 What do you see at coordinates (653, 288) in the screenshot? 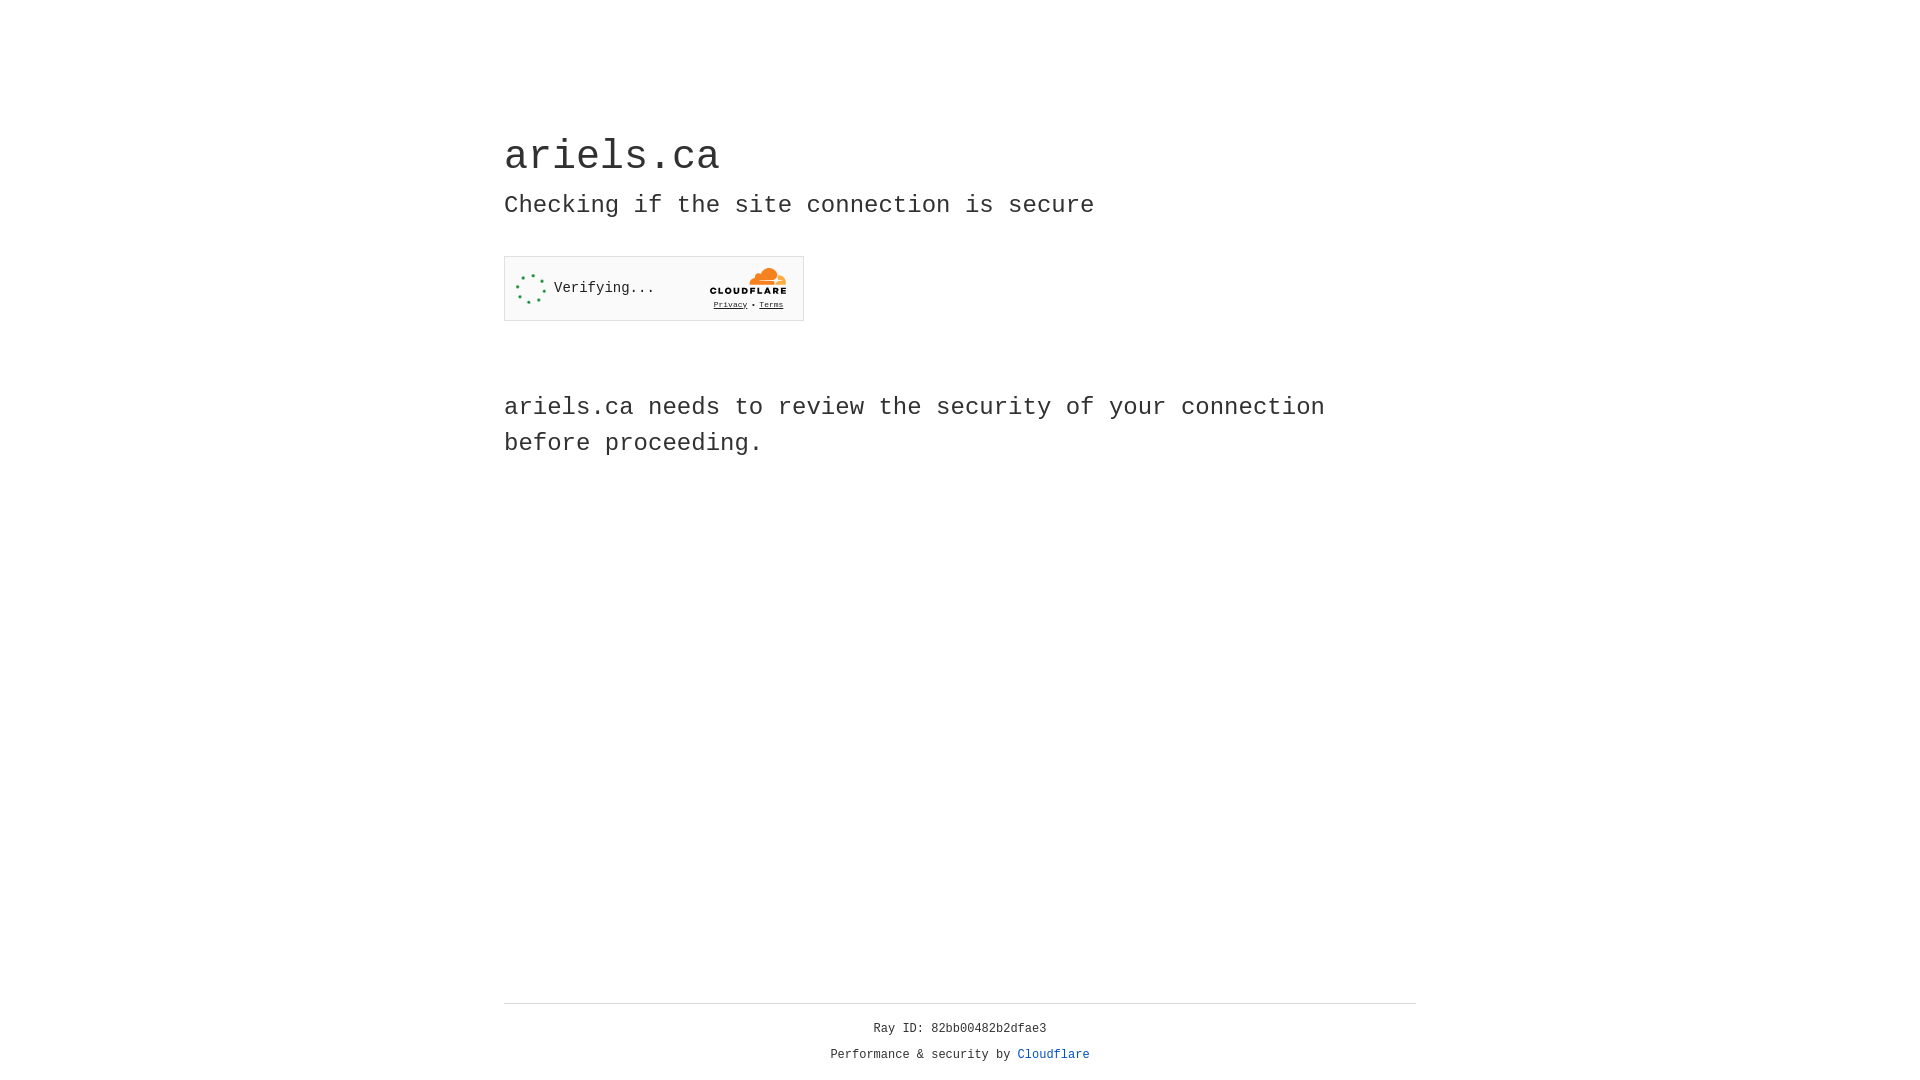
I see `'Widget containing a Cloudflare security challenge'` at bounding box center [653, 288].